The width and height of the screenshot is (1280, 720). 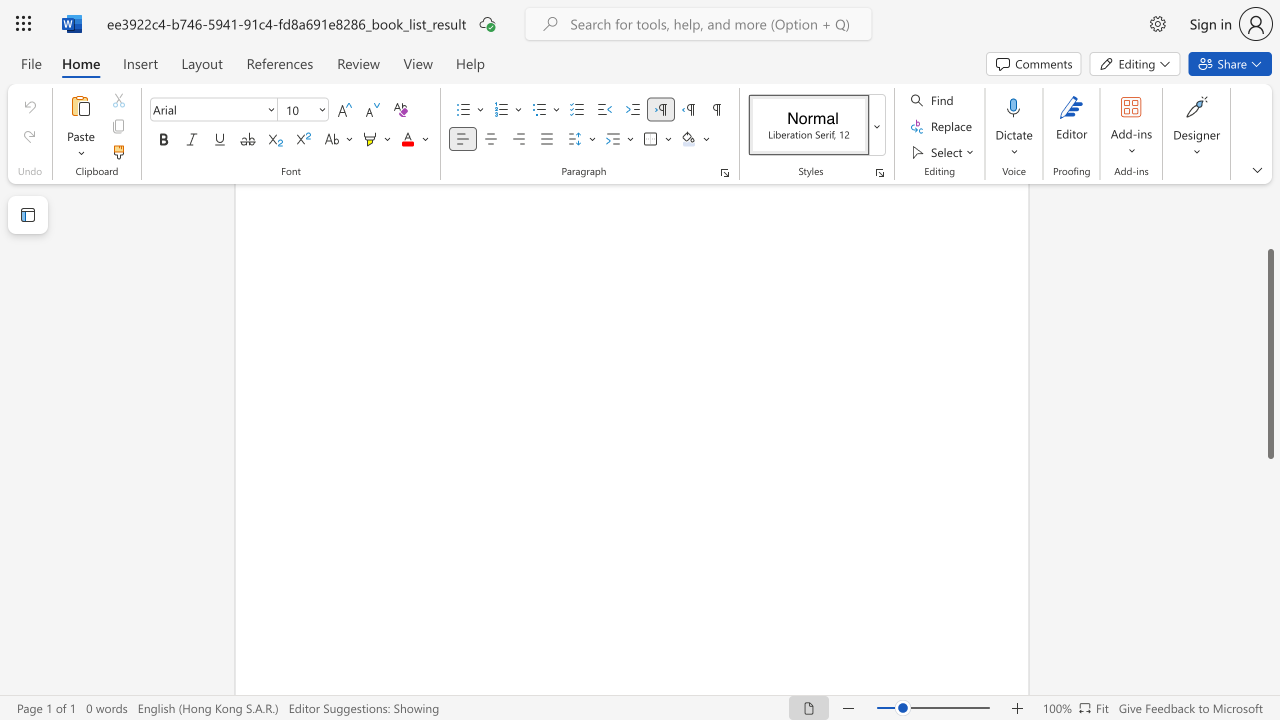 What do you see at coordinates (1269, 528) in the screenshot?
I see `the scrollbar to scroll the page down` at bounding box center [1269, 528].